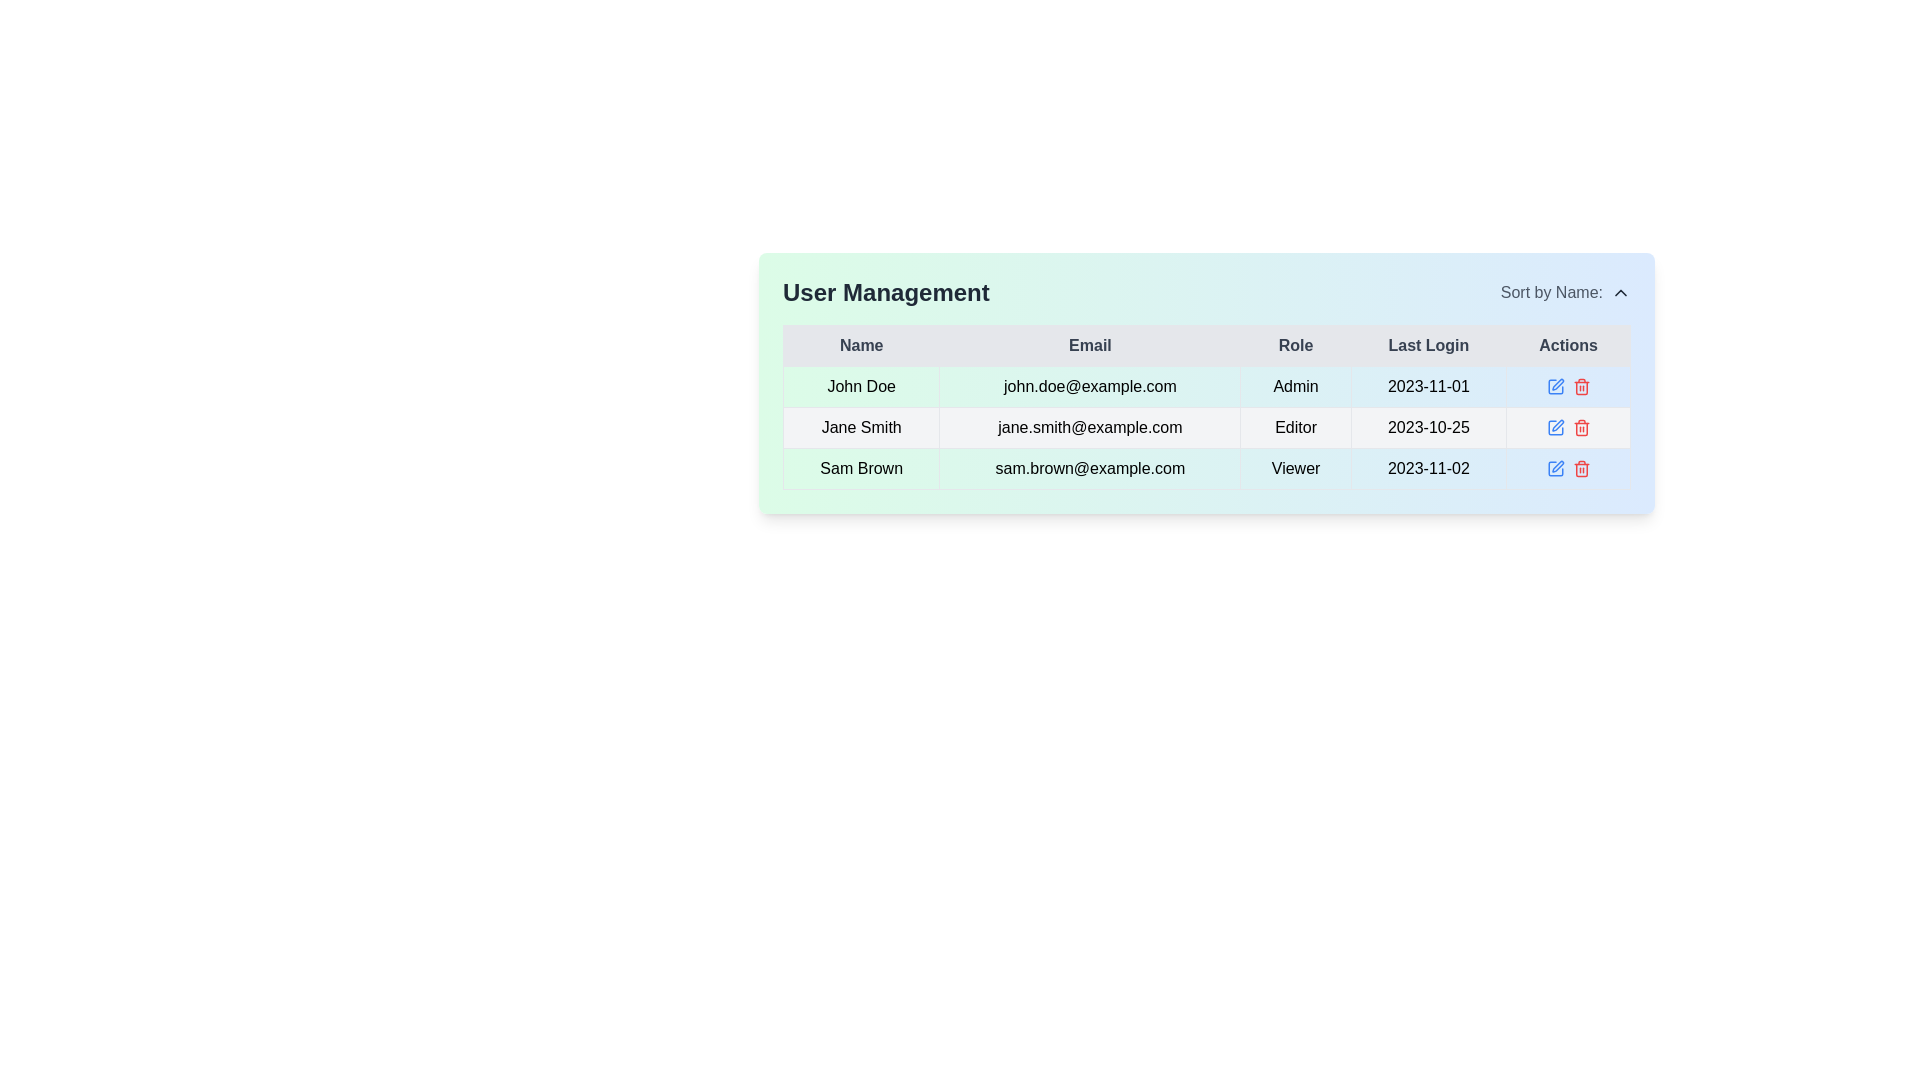 This screenshot has height=1080, width=1920. Describe the element at coordinates (1296, 469) in the screenshot. I see `the static text label indicating the role of user 'Sam Brown' as 'Viewer' in the User Management Interface, located under the 'Role' column in the last row of the table` at that location.